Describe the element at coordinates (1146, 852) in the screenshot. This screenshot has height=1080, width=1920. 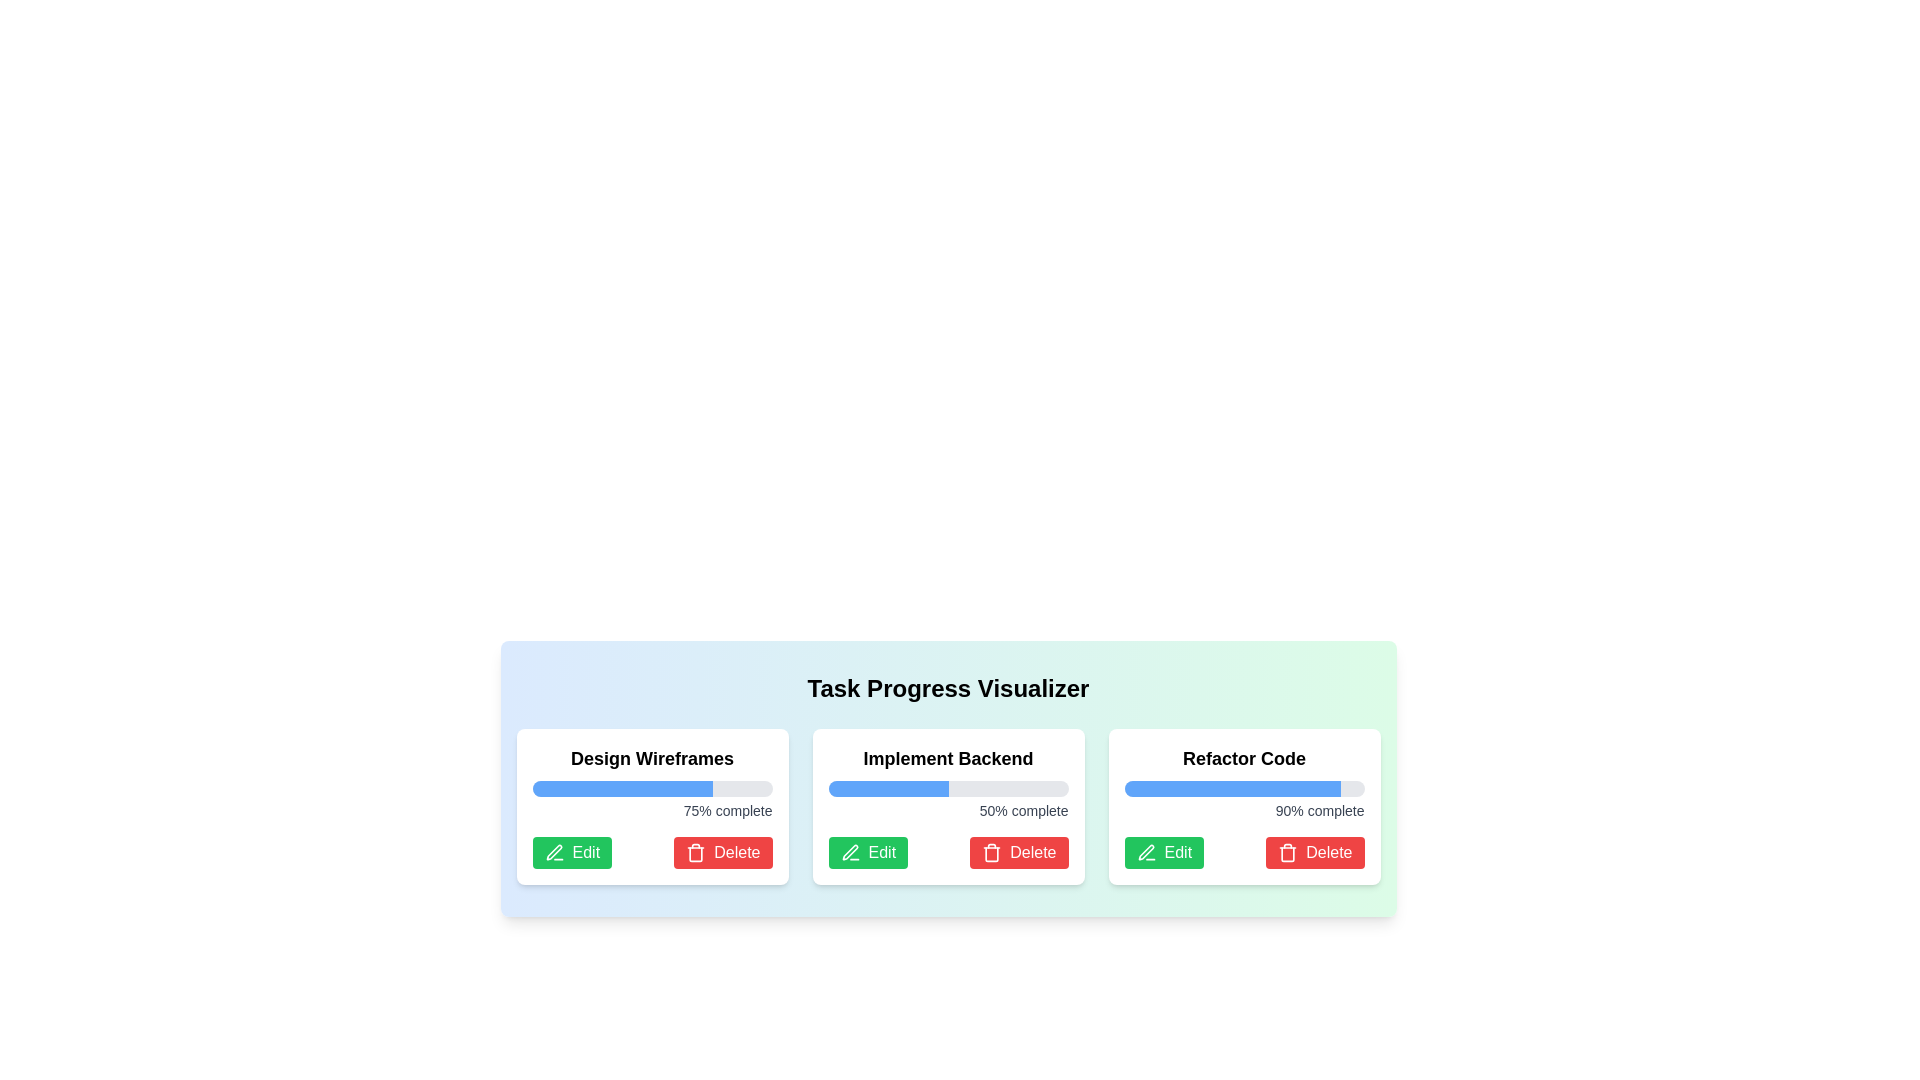
I see `the icon embedded within the green 'Edit' button on the last card titled 'Refactor Code'` at that location.